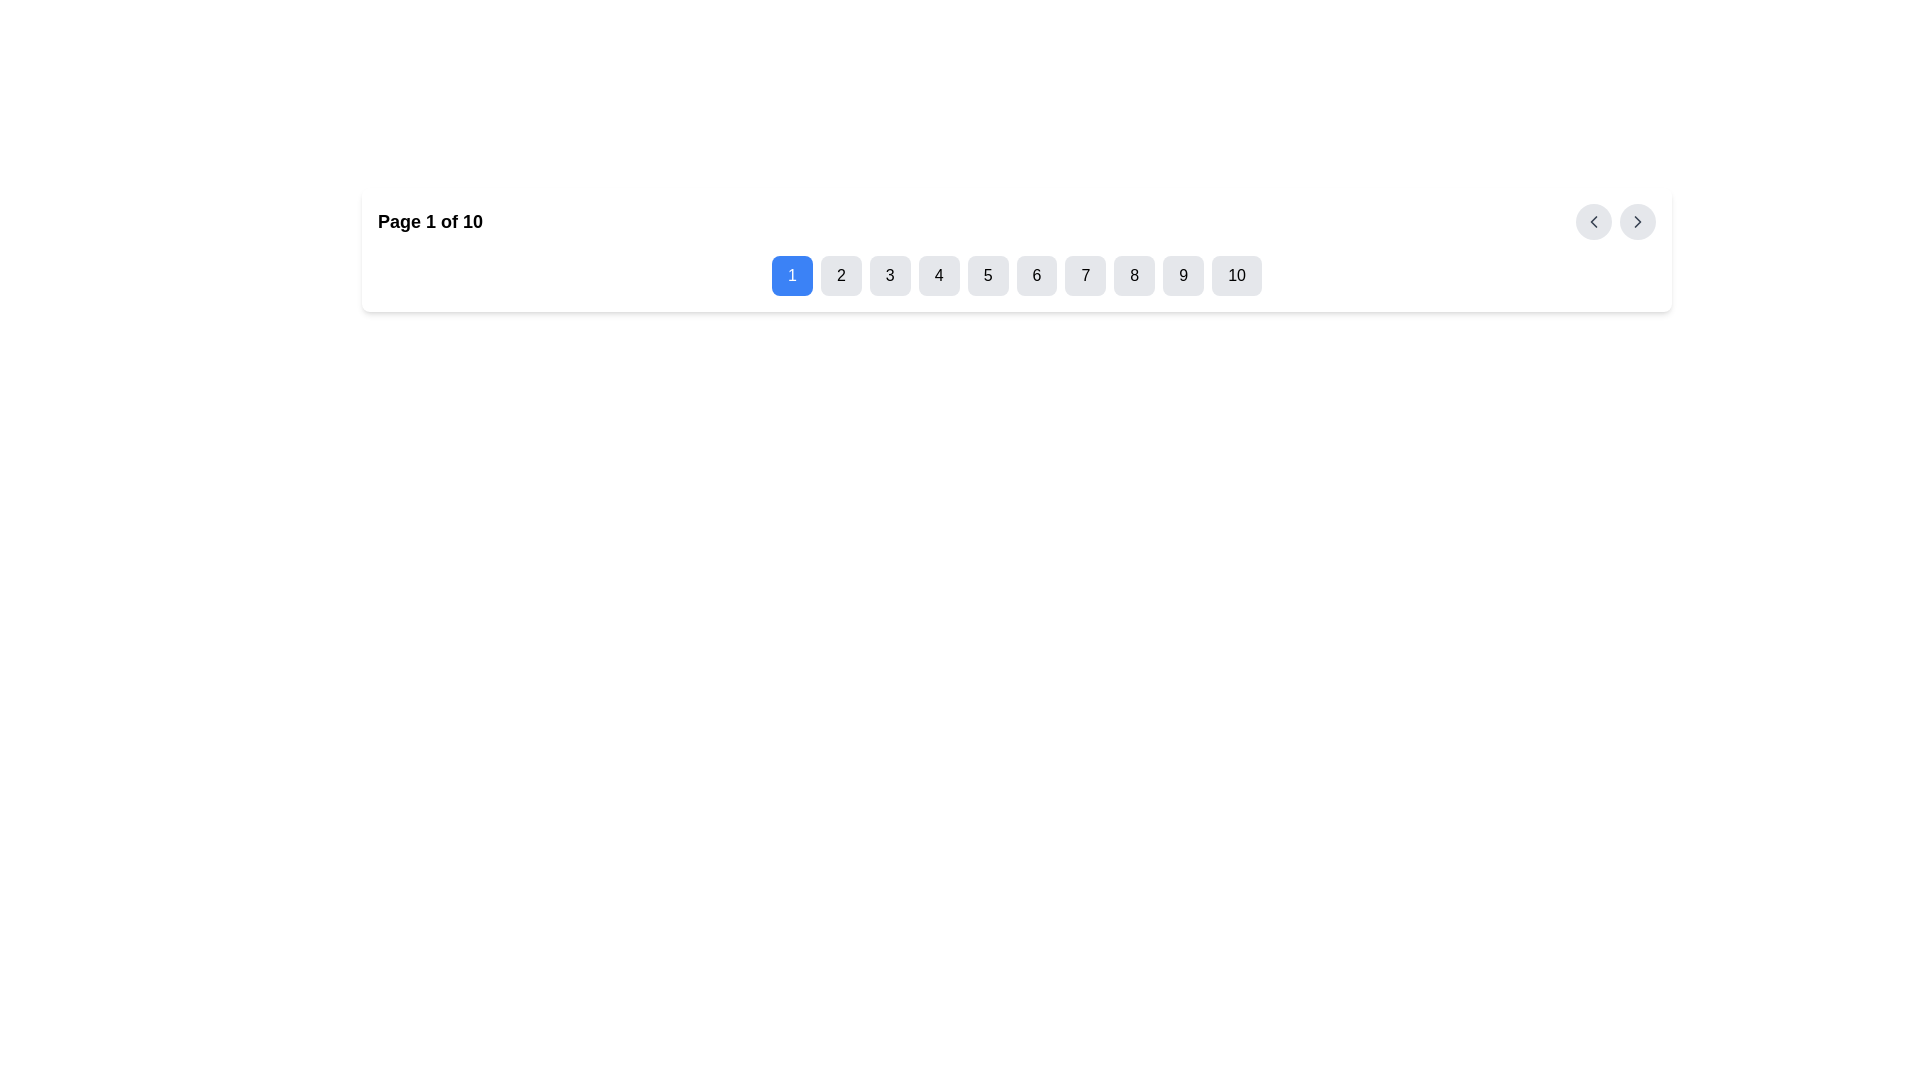 The width and height of the screenshot is (1920, 1080). Describe the element at coordinates (1637, 222) in the screenshot. I see `the circular button with a right-facing chevron icon` at that location.